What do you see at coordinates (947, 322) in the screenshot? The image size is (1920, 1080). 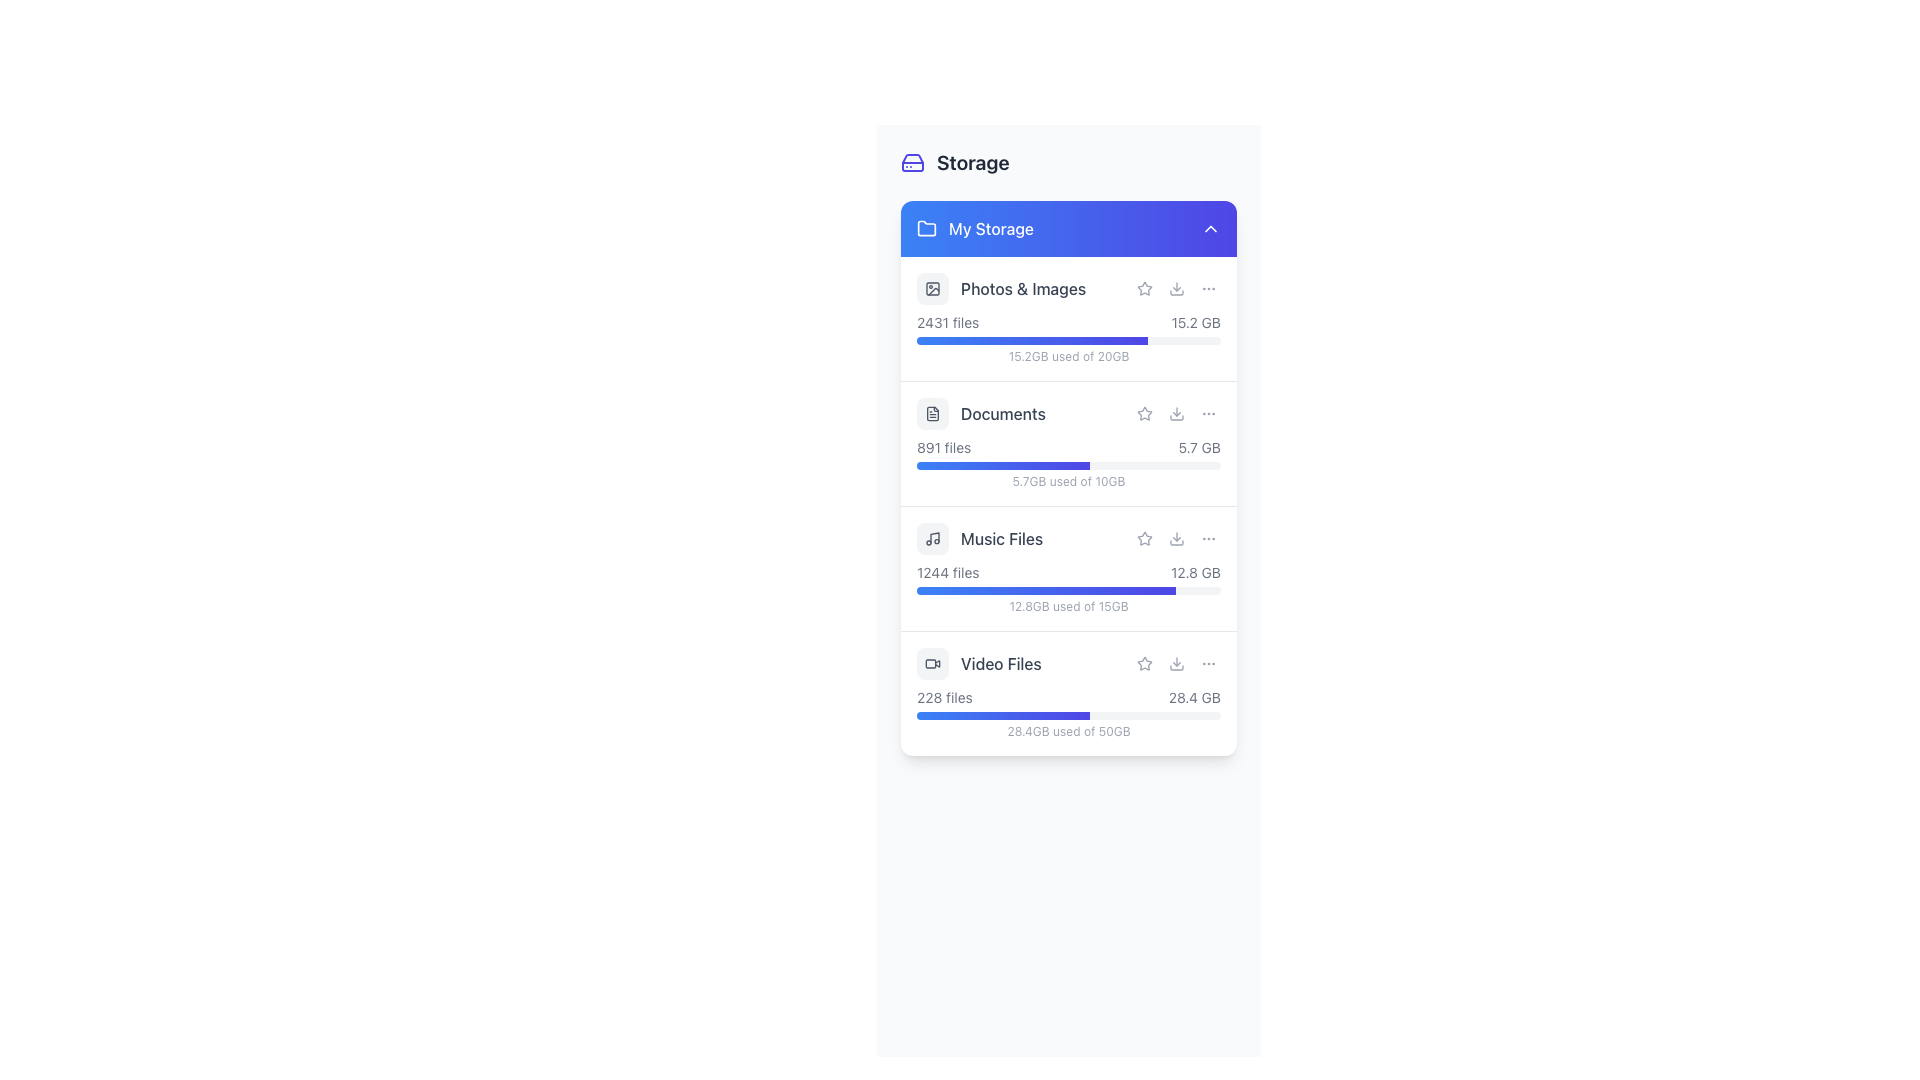 I see `the text label displaying '2431 files', which is part of the 'My Storage' panel under the 'Photos & Images' section` at bounding box center [947, 322].